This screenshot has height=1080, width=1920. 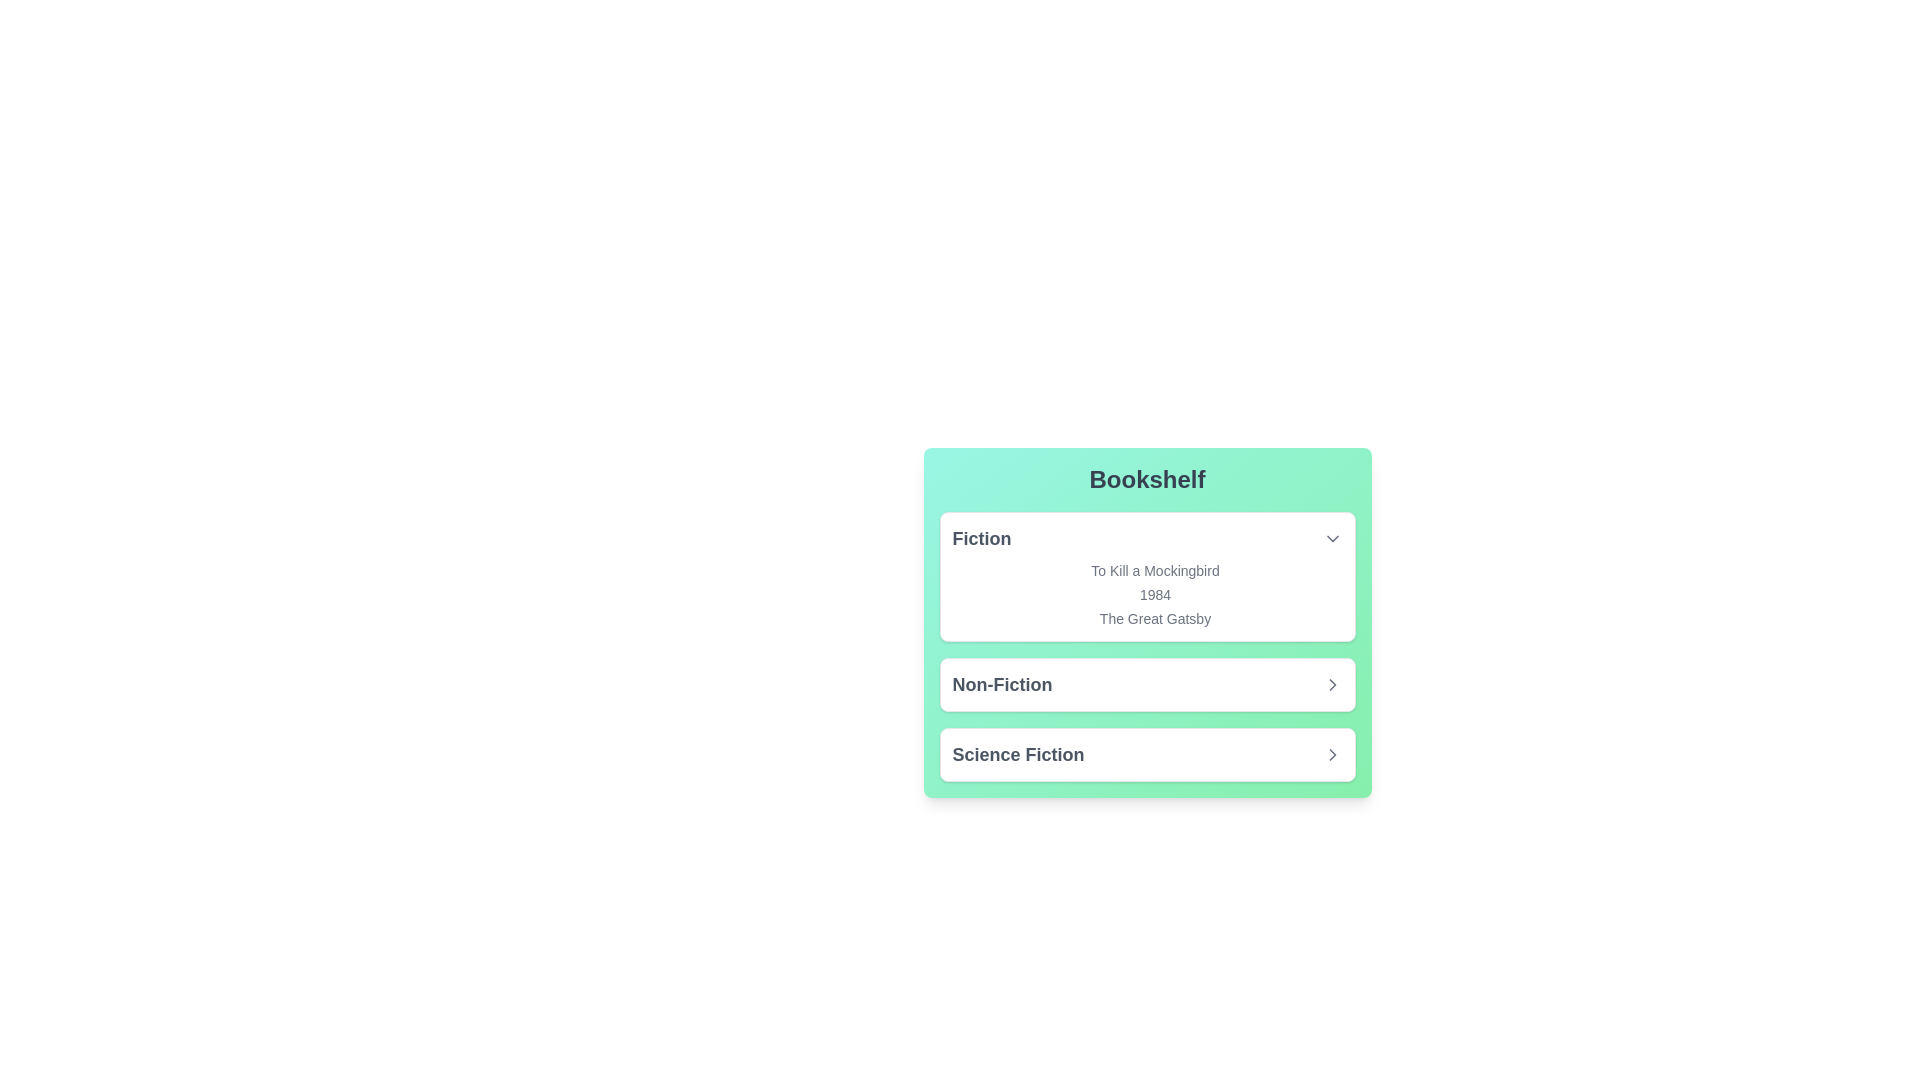 What do you see at coordinates (1147, 593) in the screenshot?
I see `the book title 1984` at bounding box center [1147, 593].